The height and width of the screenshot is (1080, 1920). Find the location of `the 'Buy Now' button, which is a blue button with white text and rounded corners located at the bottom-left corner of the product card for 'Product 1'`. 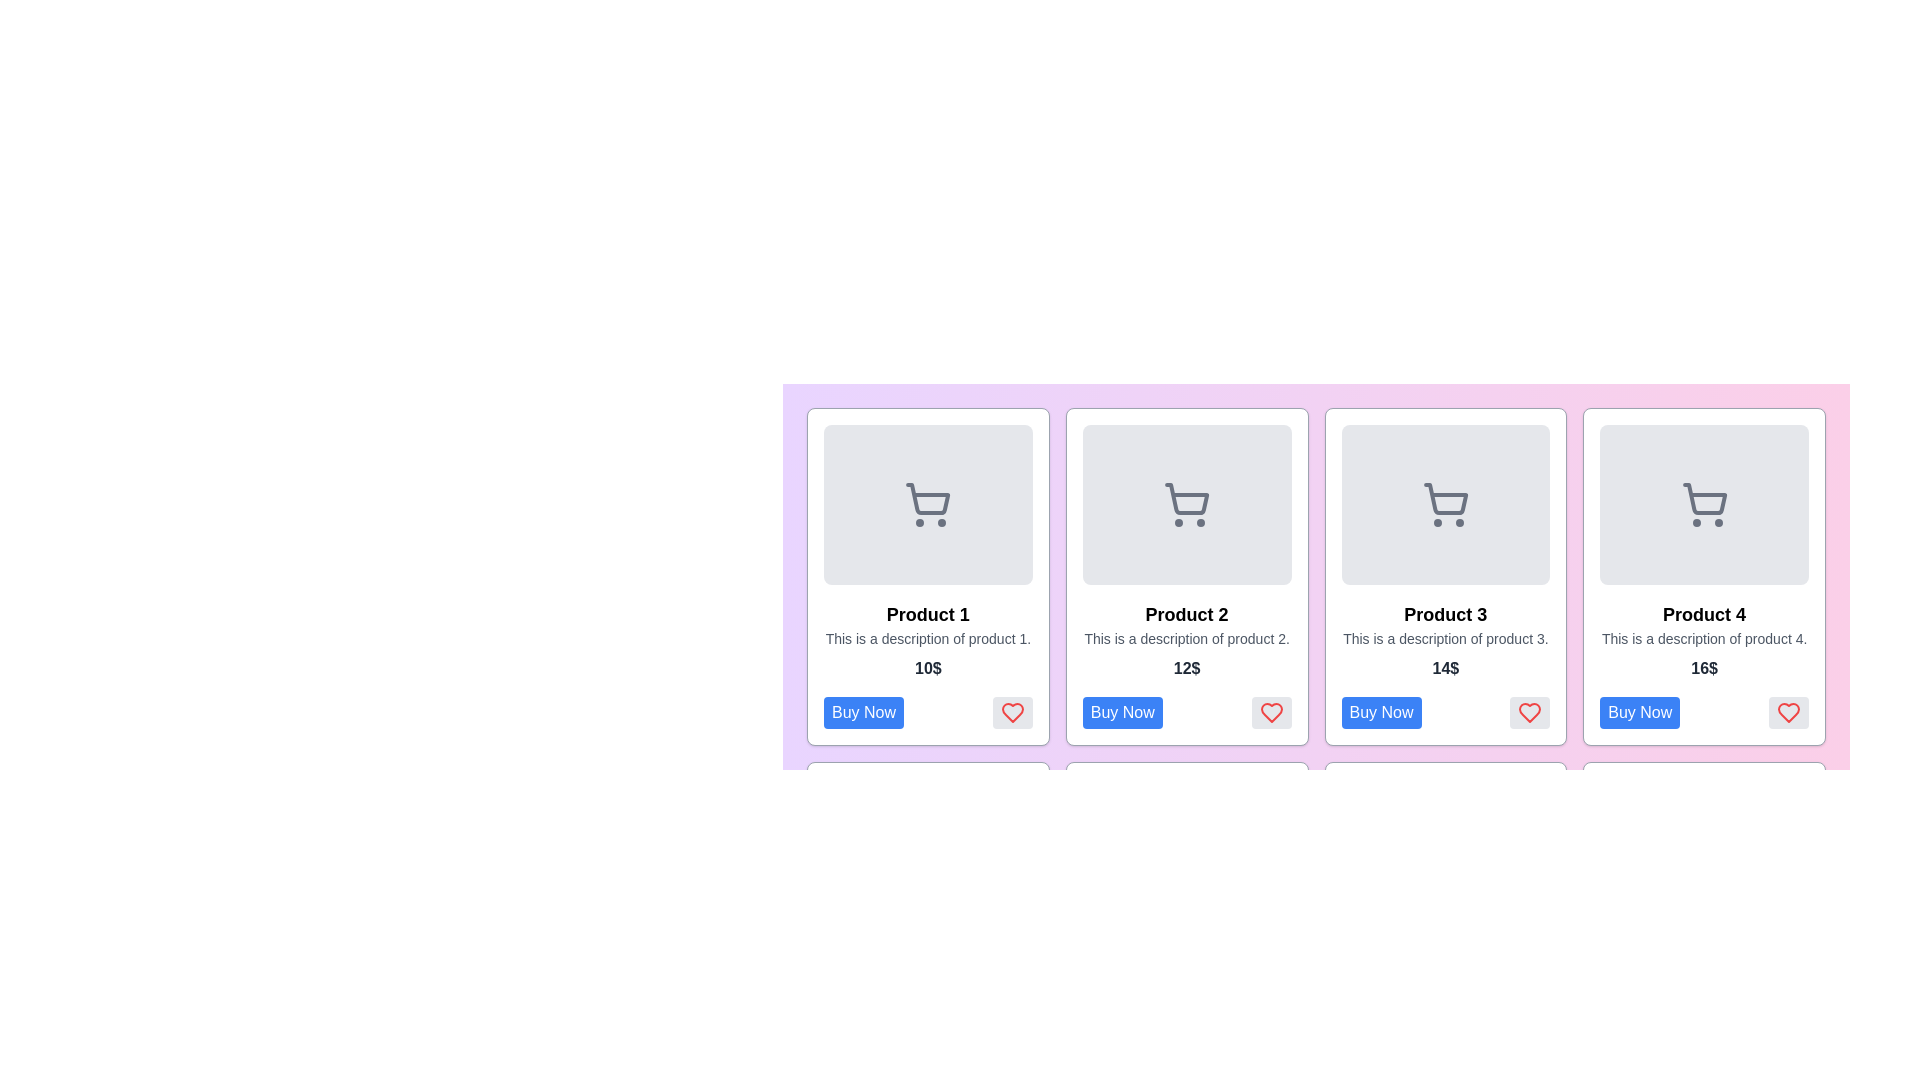

the 'Buy Now' button, which is a blue button with white text and rounded corners located at the bottom-left corner of the product card for 'Product 1' is located at coordinates (864, 712).